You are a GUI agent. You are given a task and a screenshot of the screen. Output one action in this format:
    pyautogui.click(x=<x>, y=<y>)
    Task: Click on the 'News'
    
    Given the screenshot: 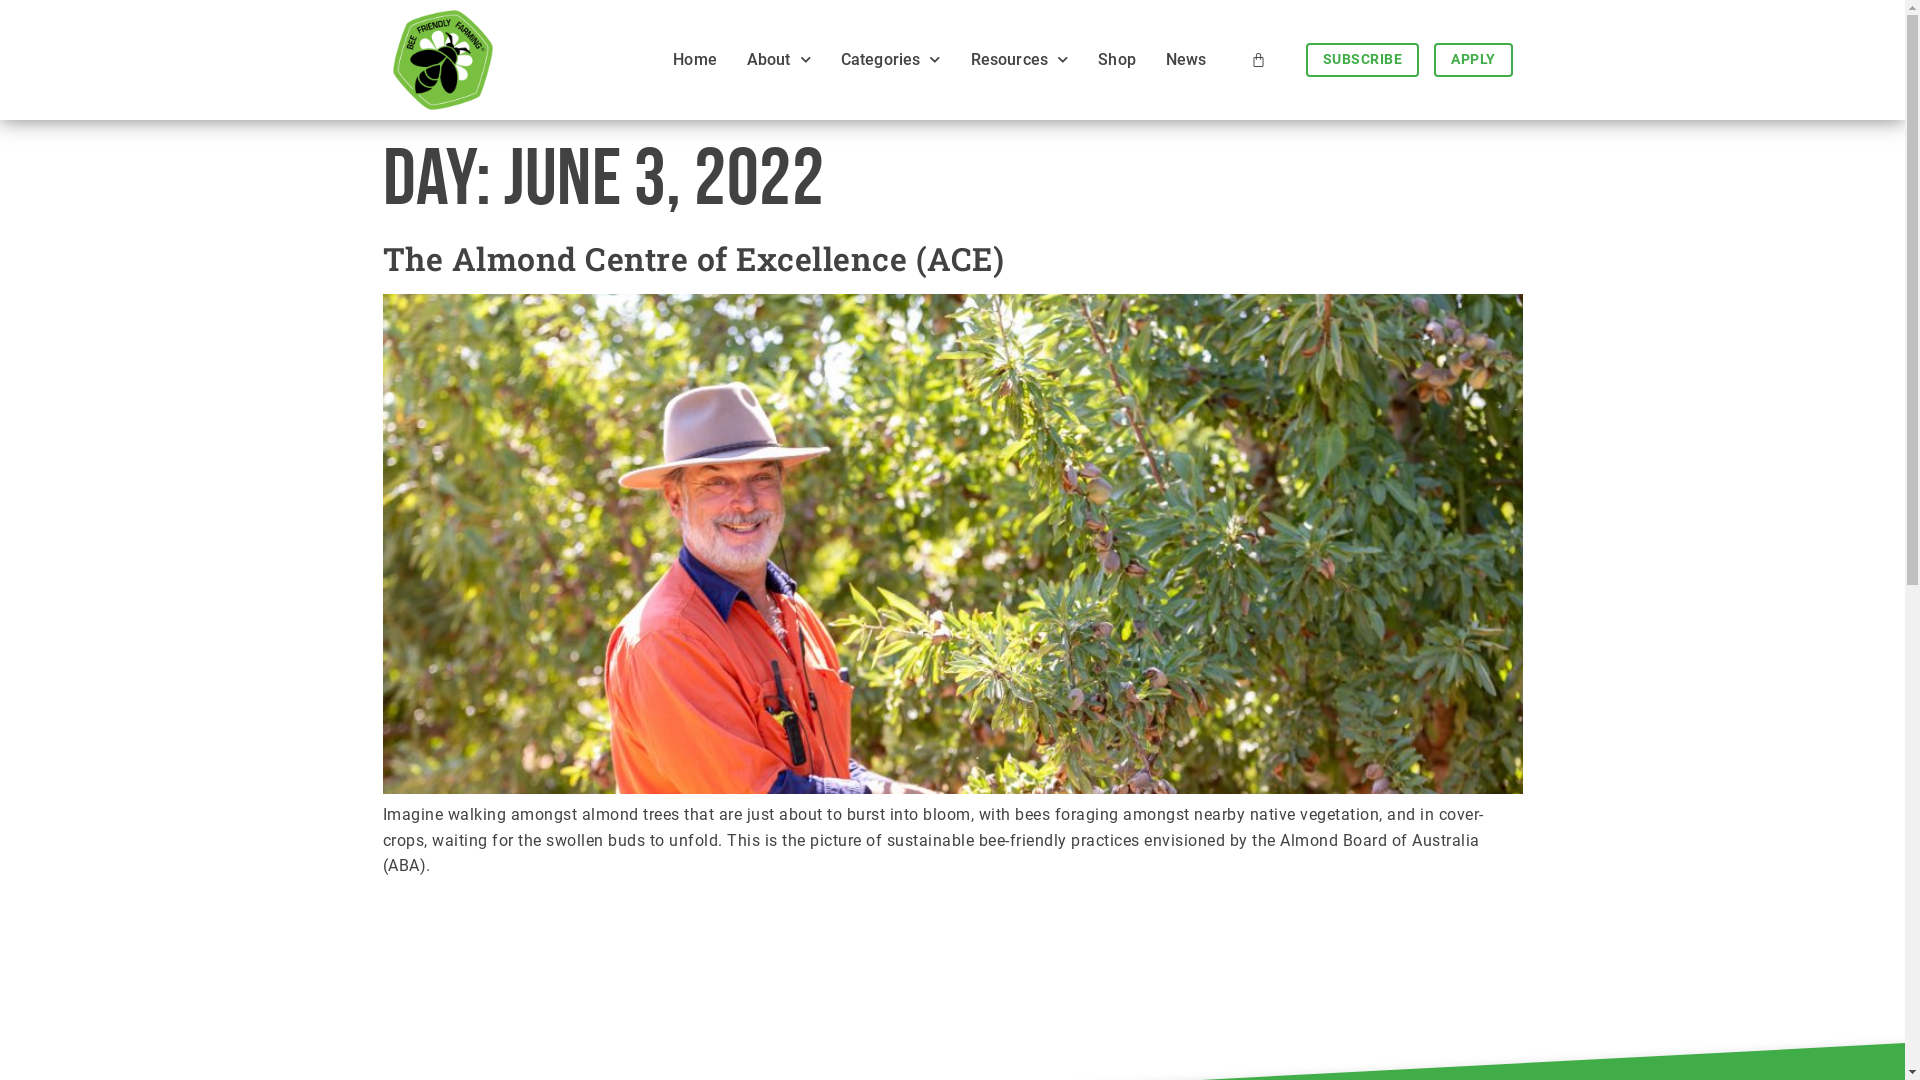 What is the action you would take?
    pyautogui.click(x=1186, y=59)
    